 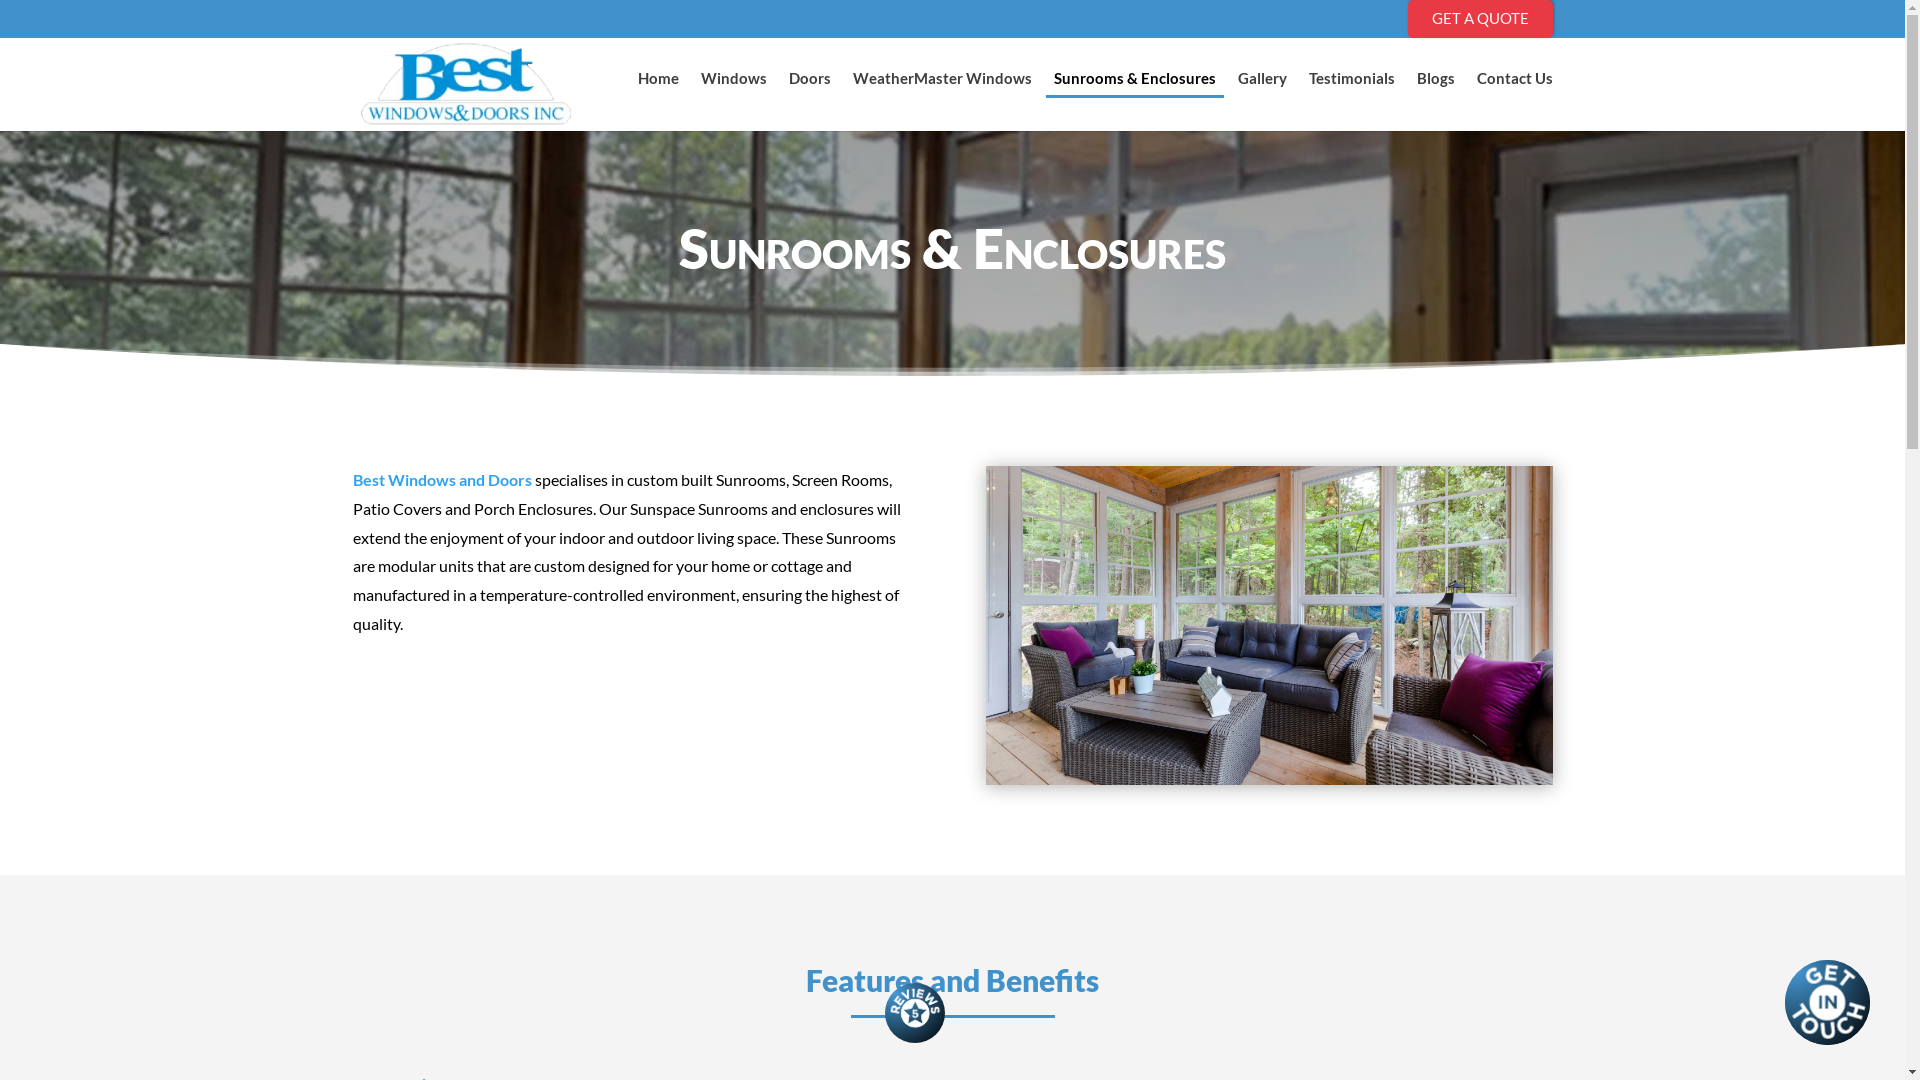 I want to click on 'Sunrooms & Enclosures', so click(x=1134, y=100).